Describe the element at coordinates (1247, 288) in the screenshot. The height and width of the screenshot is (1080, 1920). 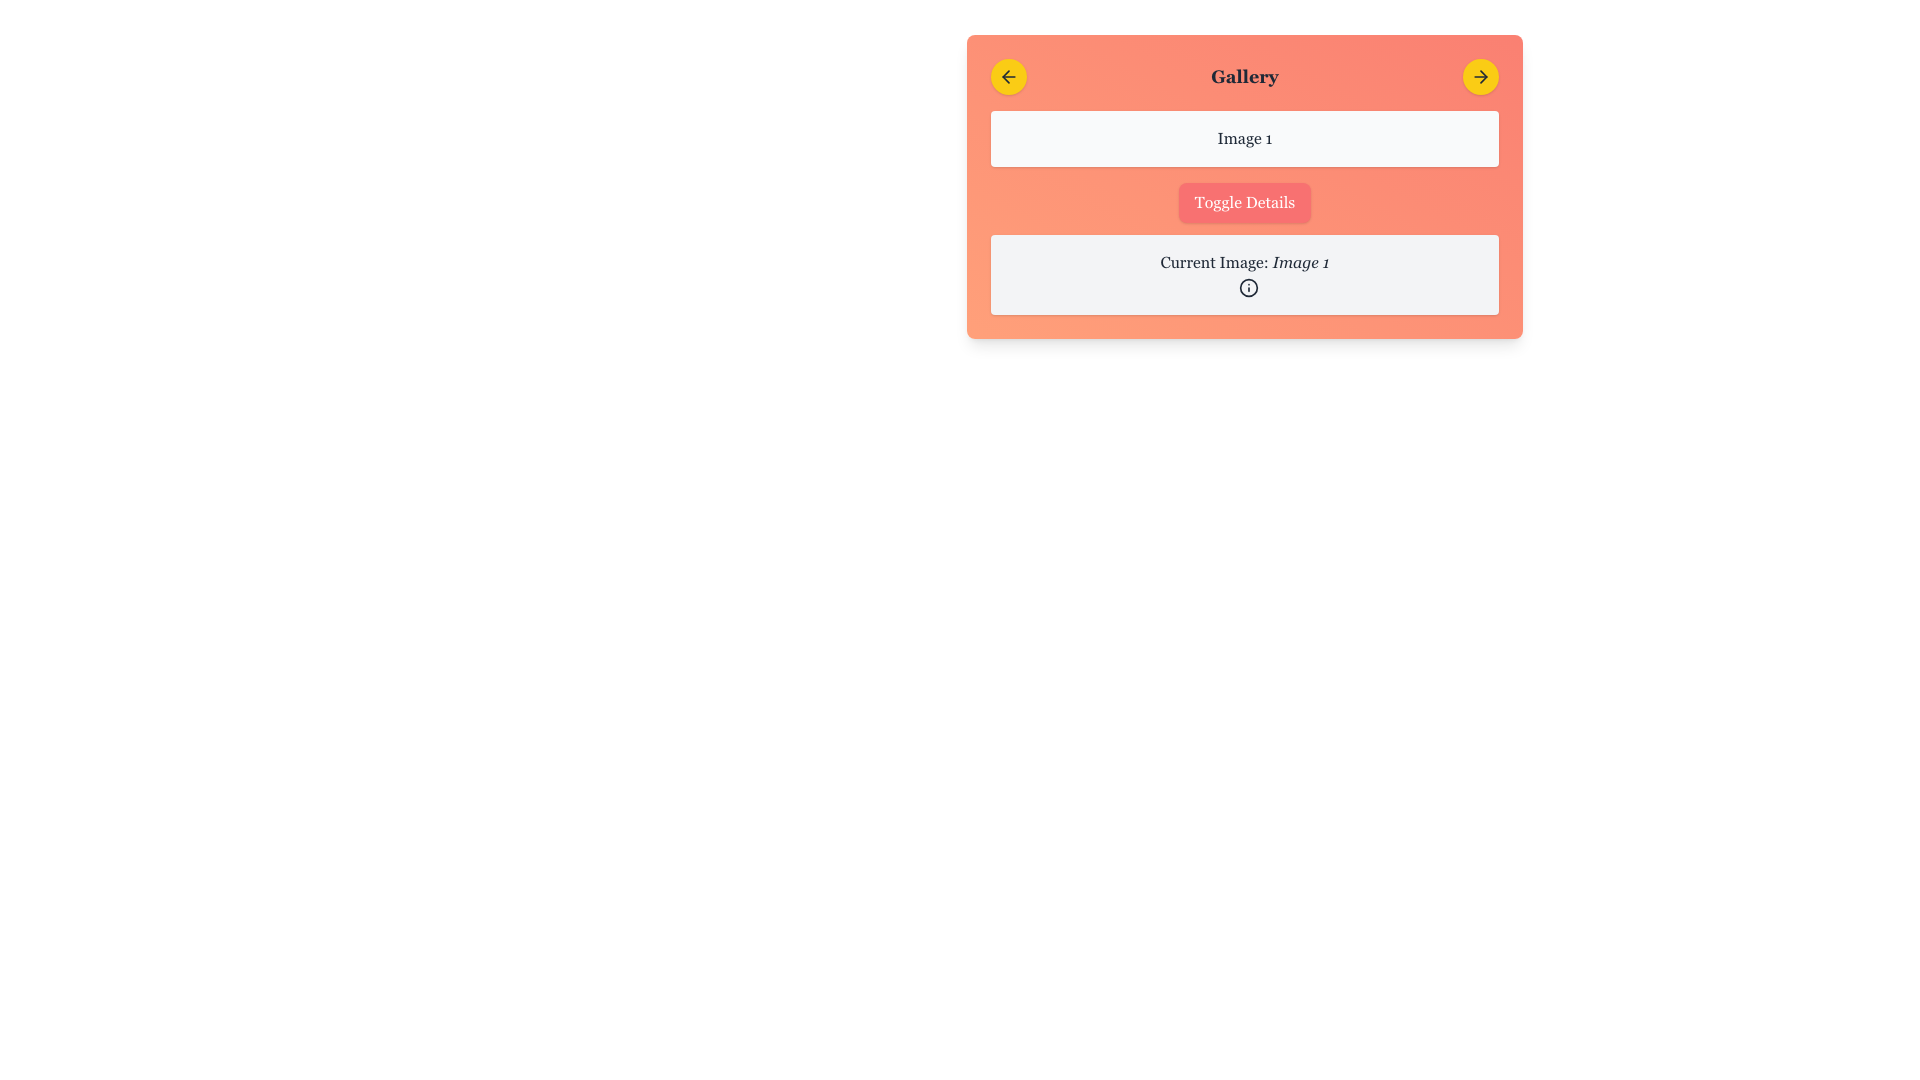
I see `the information icon, which is a small icon styled as an information symbol with a black stroke on a white background, located within the 'Current Image: Image 1' box` at that location.